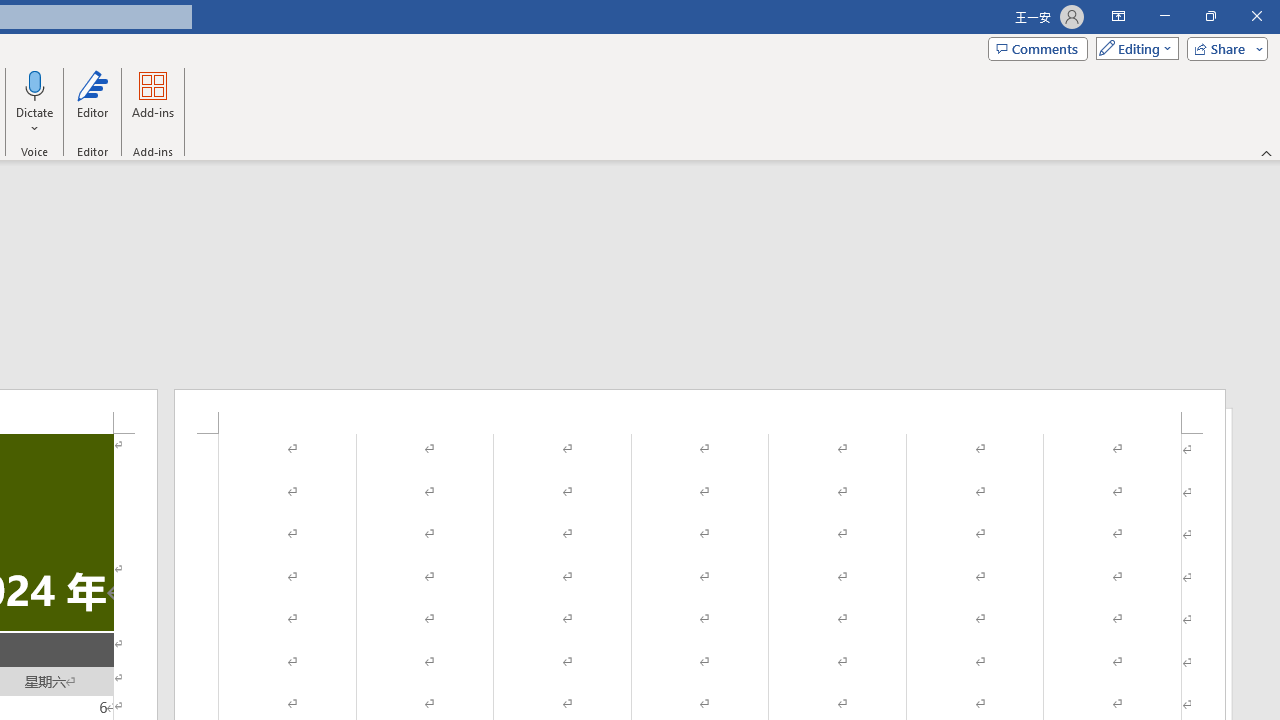 The height and width of the screenshot is (720, 1280). I want to click on 'Comments', so click(1038, 47).